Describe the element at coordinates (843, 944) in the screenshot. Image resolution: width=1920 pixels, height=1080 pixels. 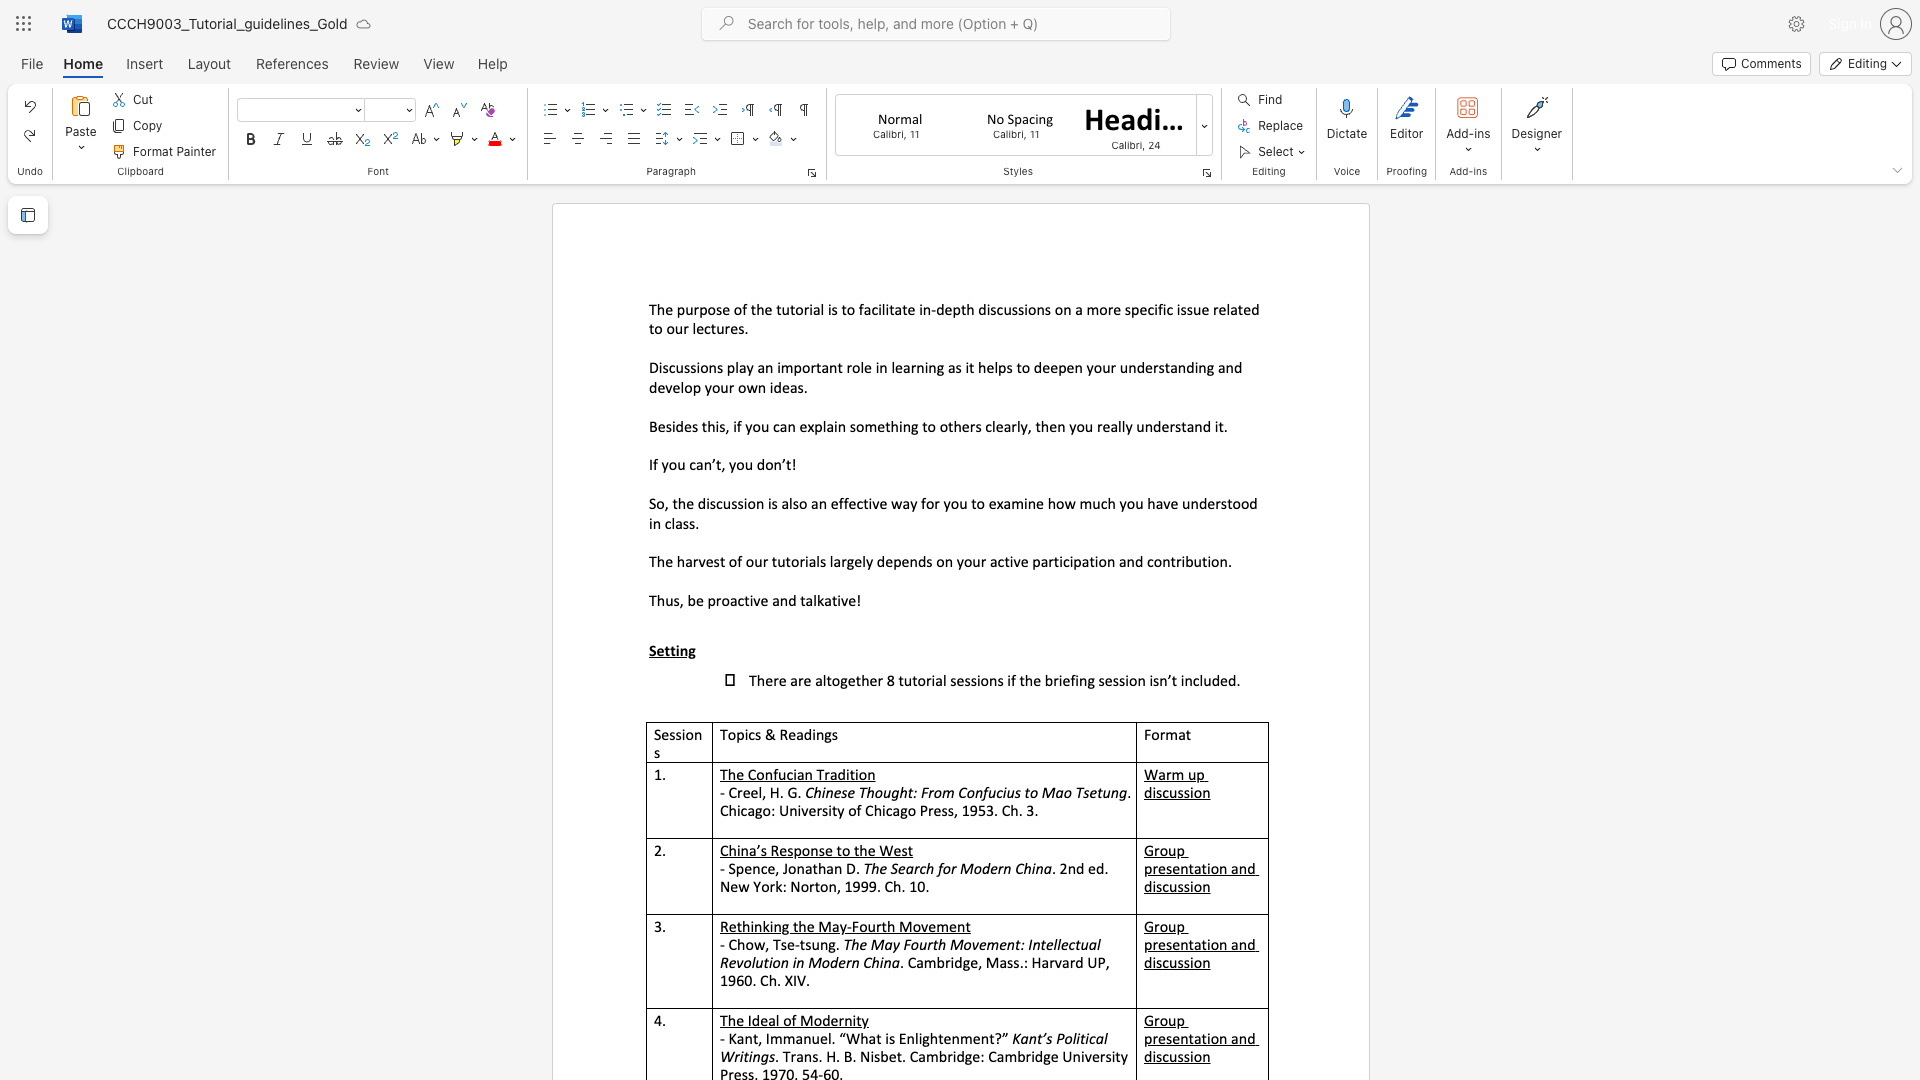
I see `the subset text "The May Fourth M" within the text "The May Fourth Movement: Intellectual Revolution in Modern China"` at that location.